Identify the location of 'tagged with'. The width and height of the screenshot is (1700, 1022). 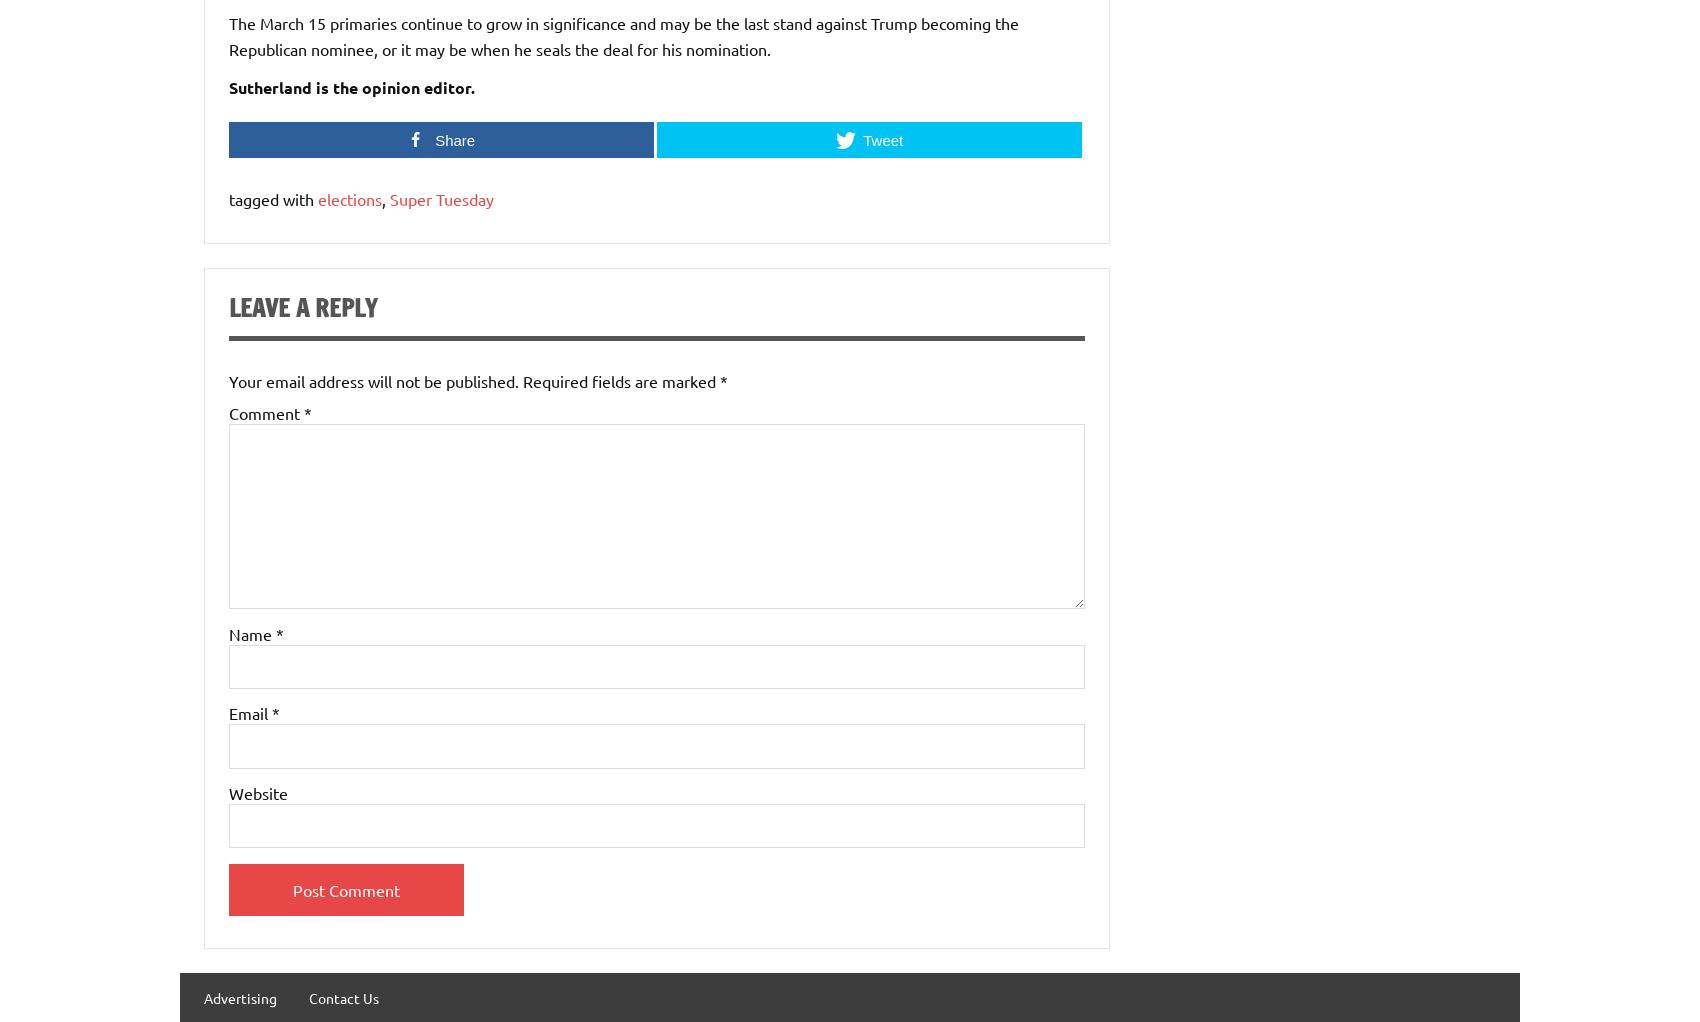
(273, 198).